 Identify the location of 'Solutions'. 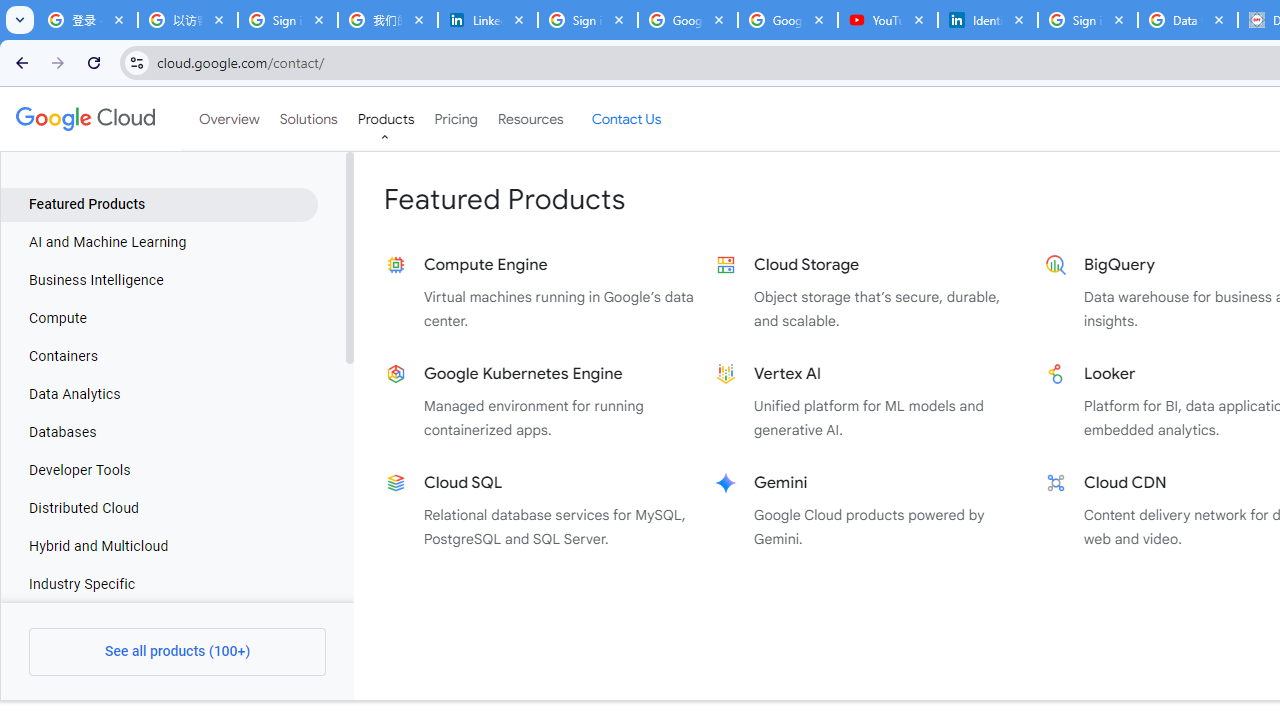
(307, 119).